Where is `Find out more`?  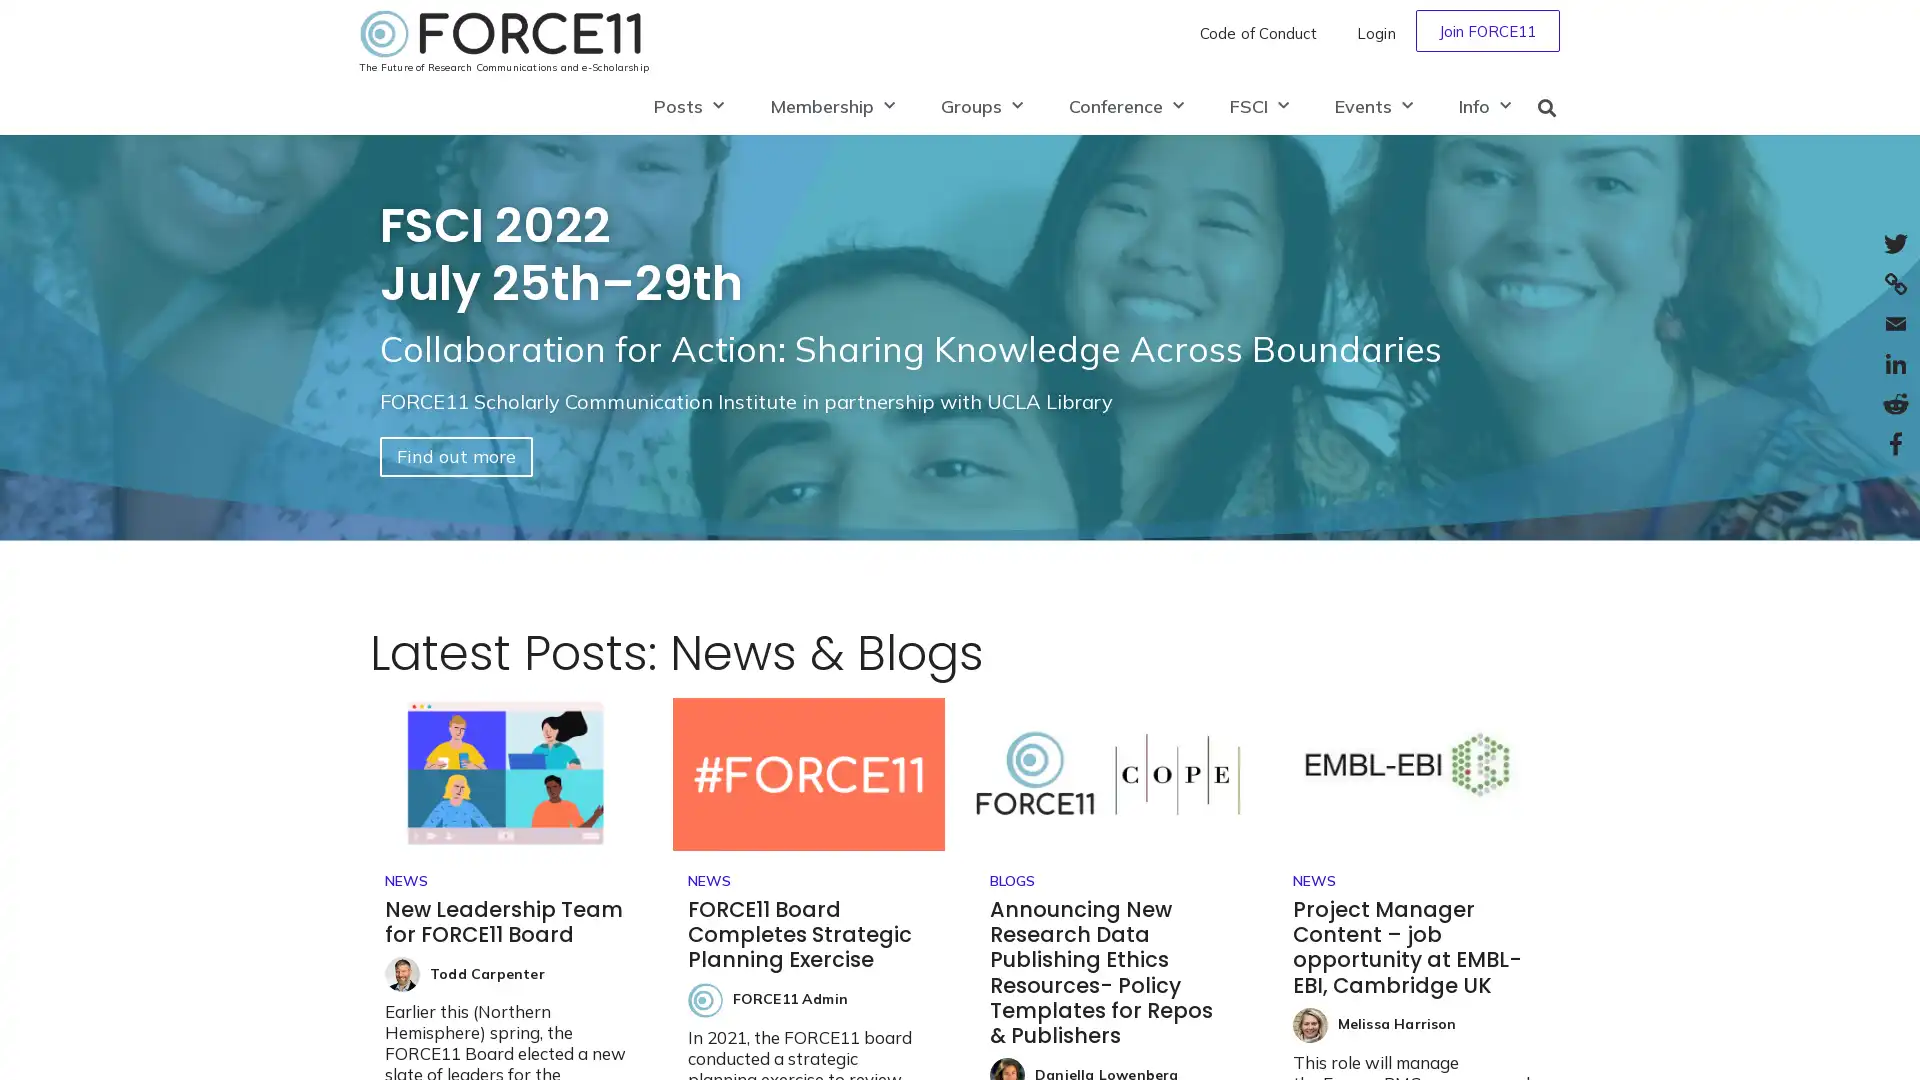 Find out more is located at coordinates (455, 456).